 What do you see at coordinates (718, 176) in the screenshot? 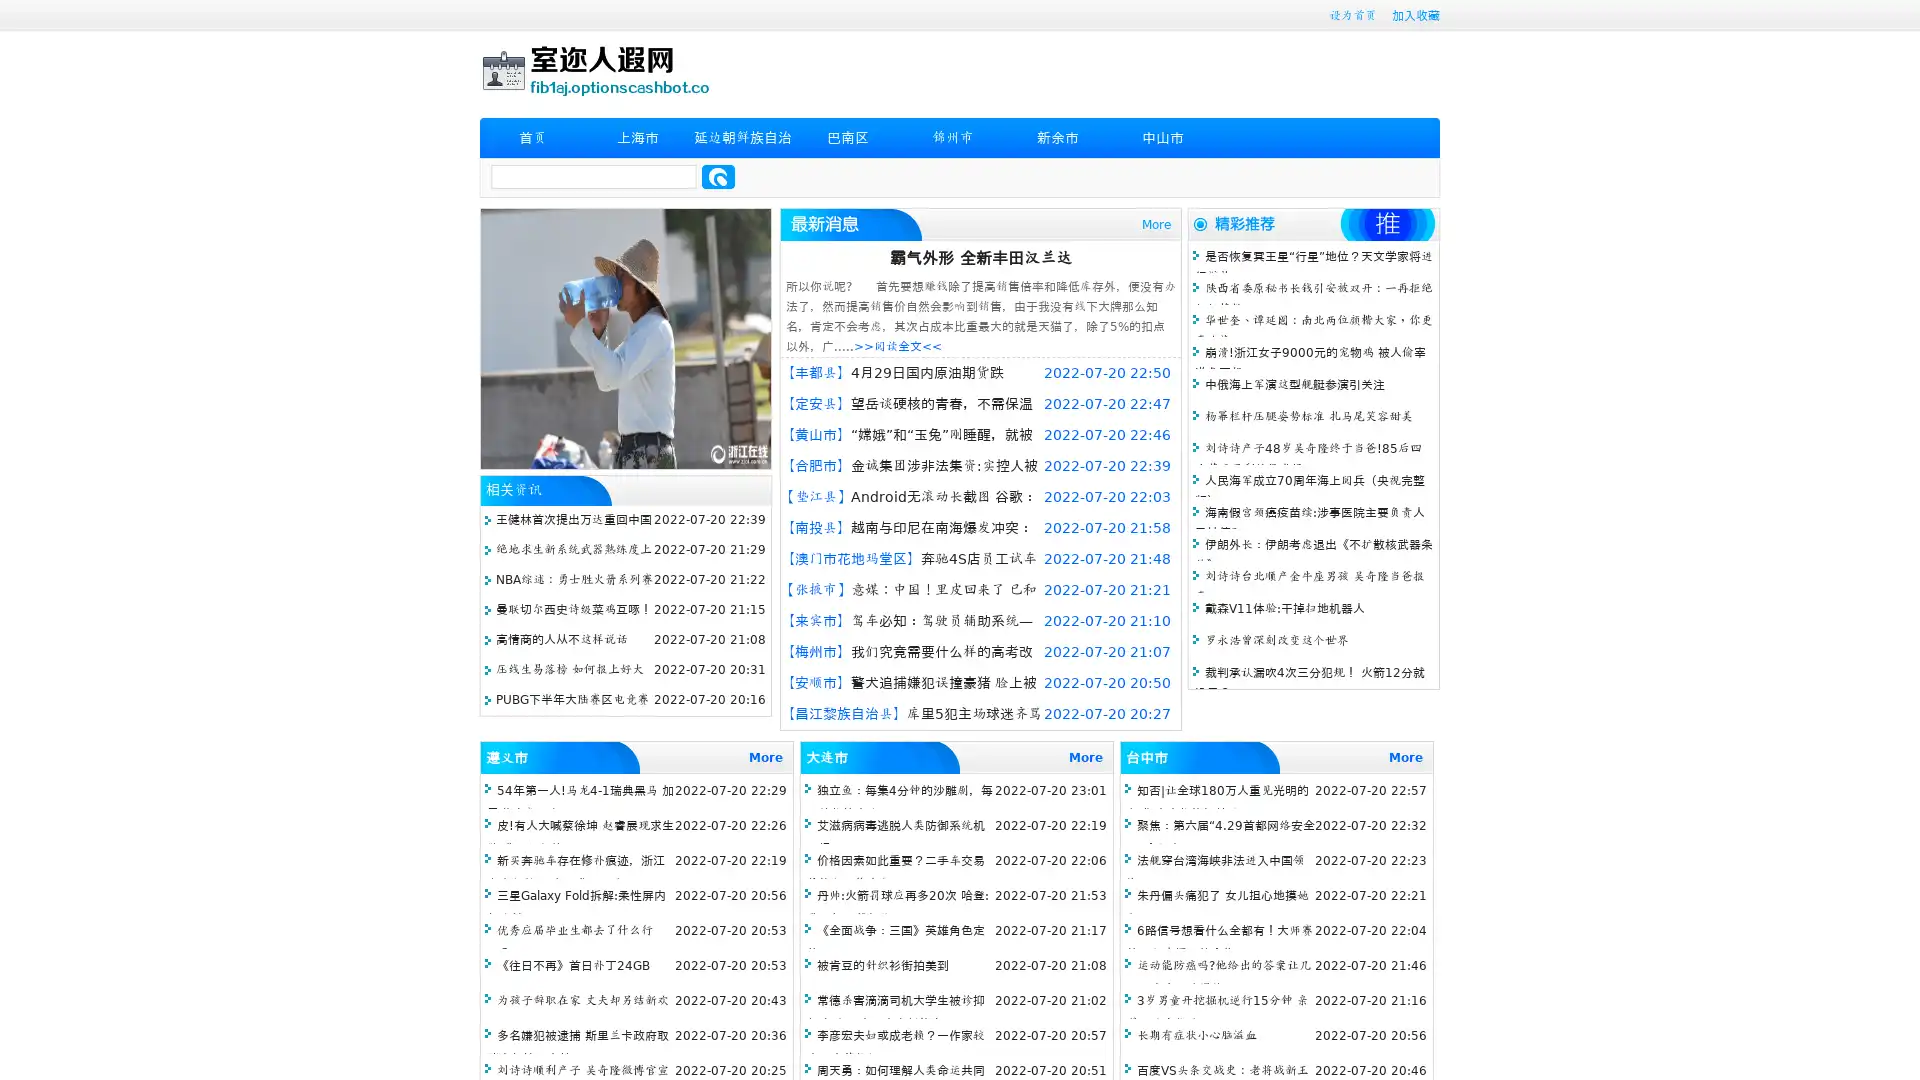
I see `Search` at bounding box center [718, 176].